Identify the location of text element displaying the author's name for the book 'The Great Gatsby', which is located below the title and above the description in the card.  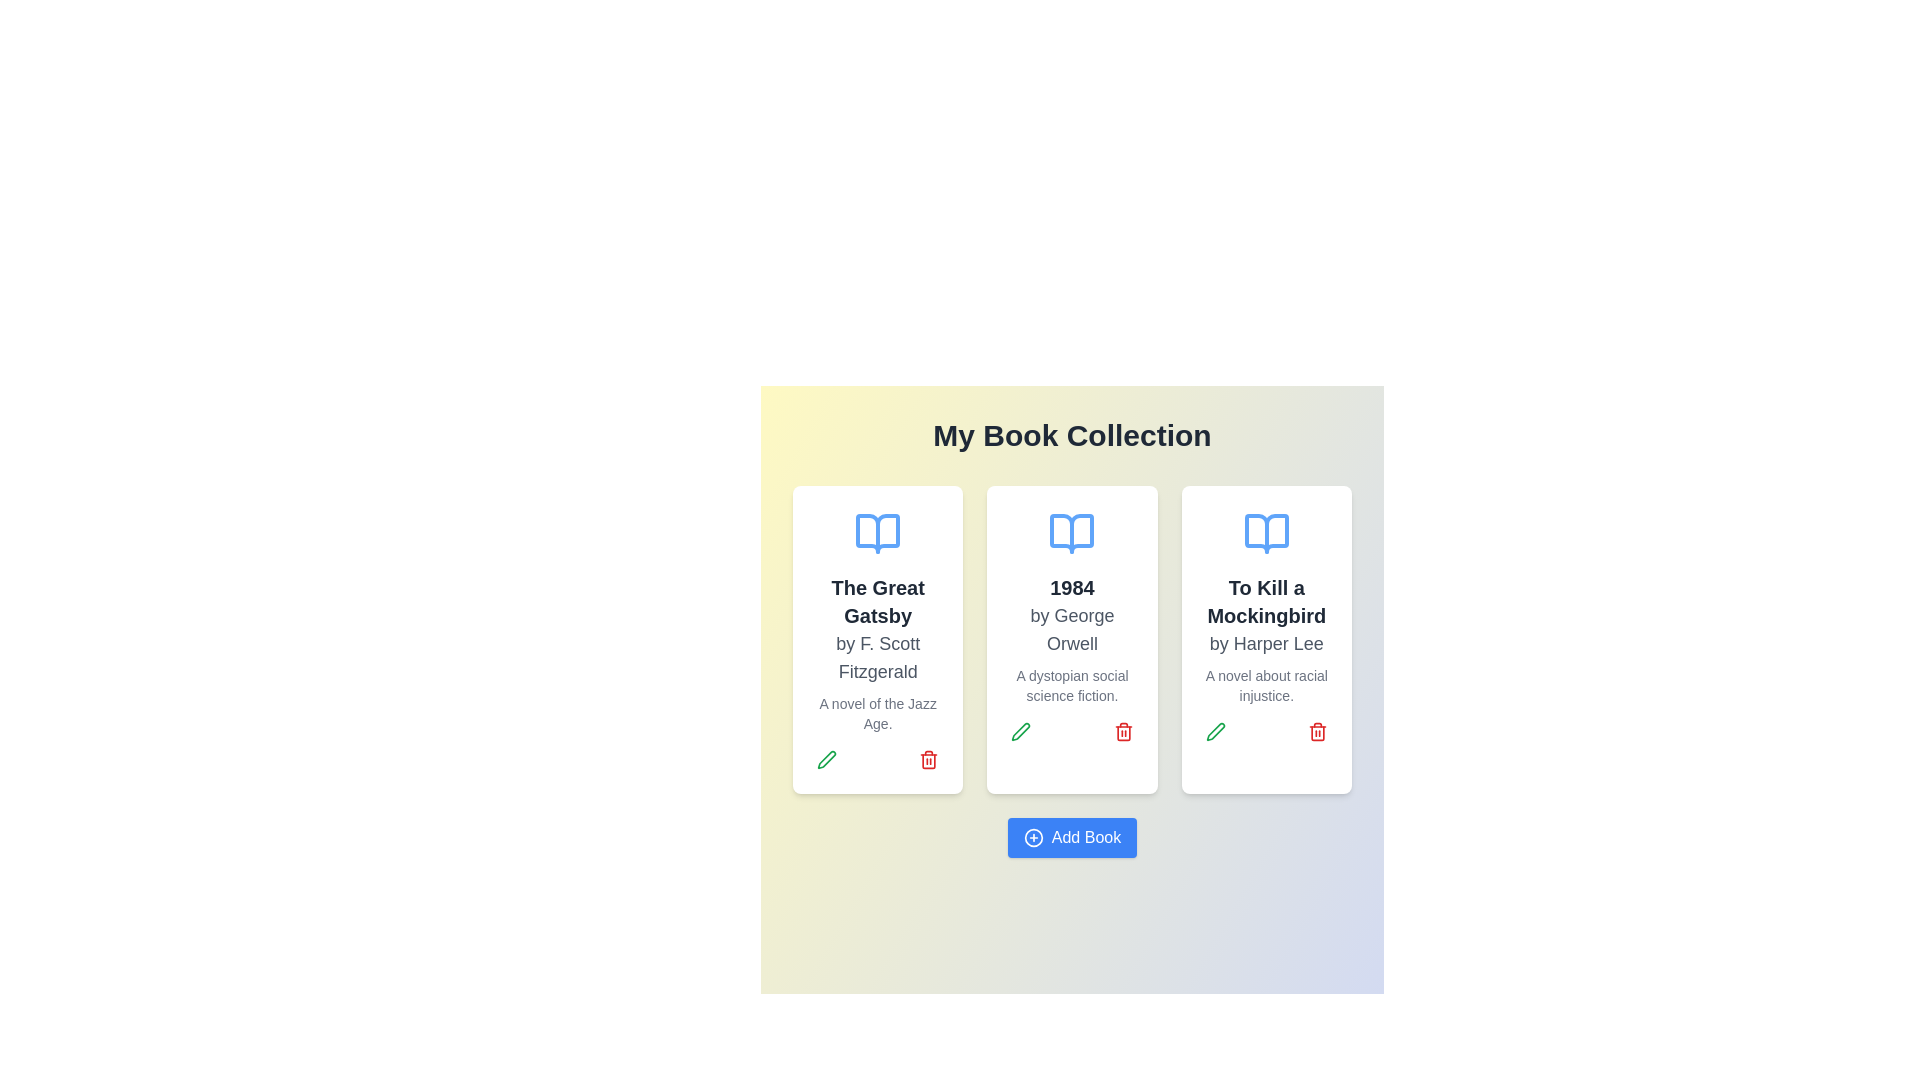
(878, 658).